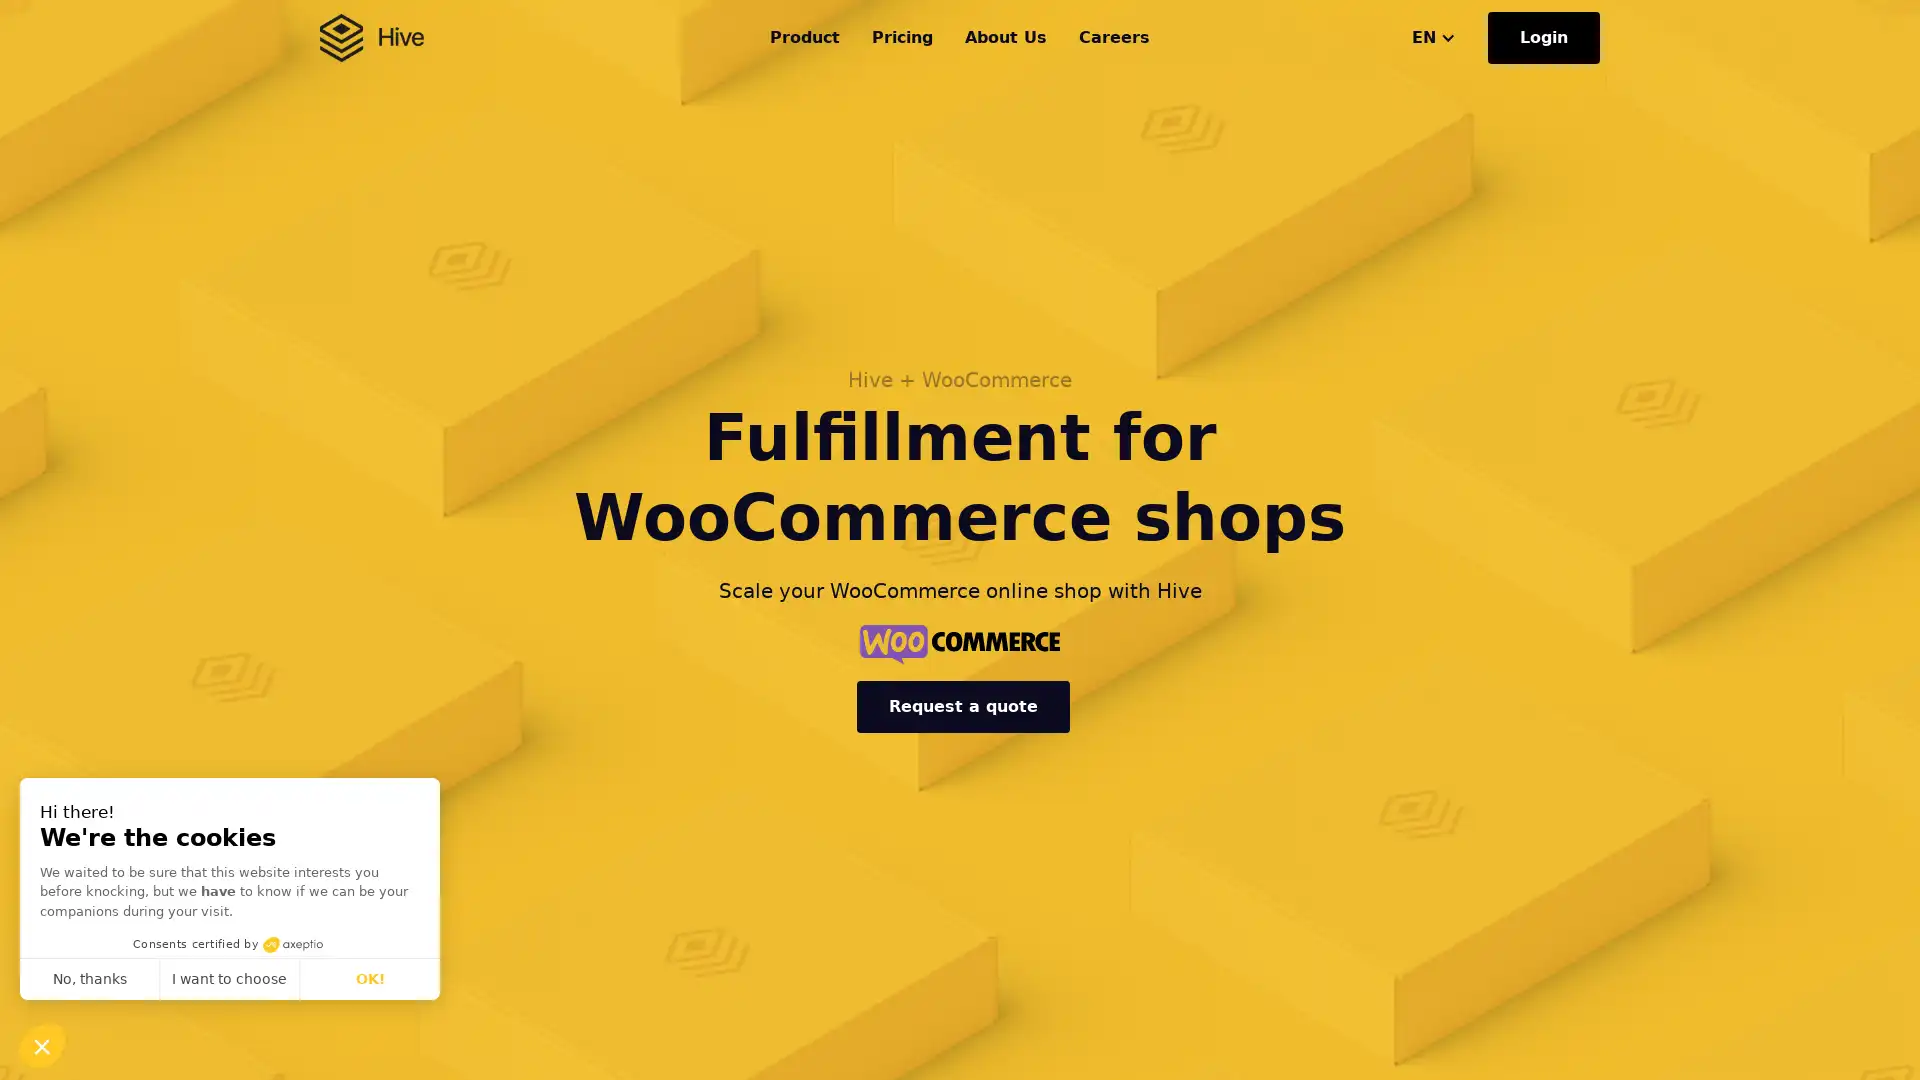 This screenshot has width=1920, height=1080. What do you see at coordinates (42, 1044) in the screenshot?
I see `Continue and decide later` at bounding box center [42, 1044].